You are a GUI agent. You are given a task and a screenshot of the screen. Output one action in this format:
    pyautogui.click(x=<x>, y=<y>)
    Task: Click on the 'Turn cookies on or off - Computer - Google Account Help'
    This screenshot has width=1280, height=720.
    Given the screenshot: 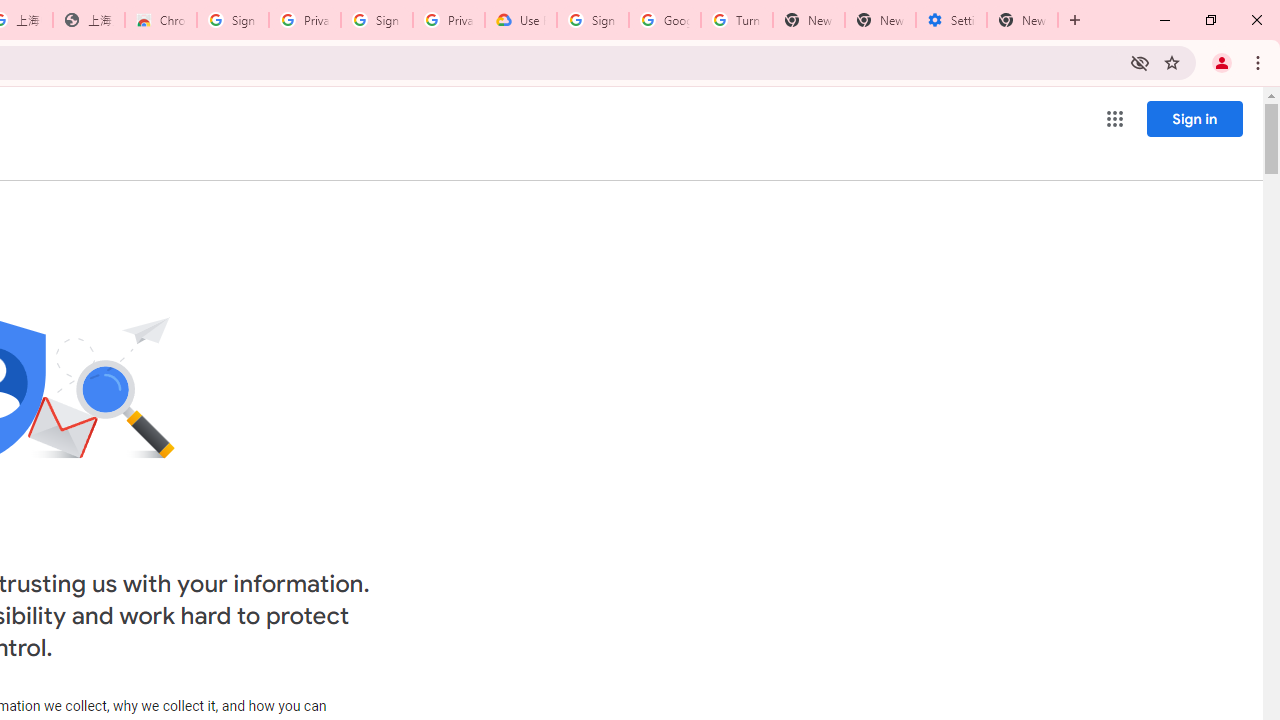 What is the action you would take?
    pyautogui.click(x=736, y=20)
    